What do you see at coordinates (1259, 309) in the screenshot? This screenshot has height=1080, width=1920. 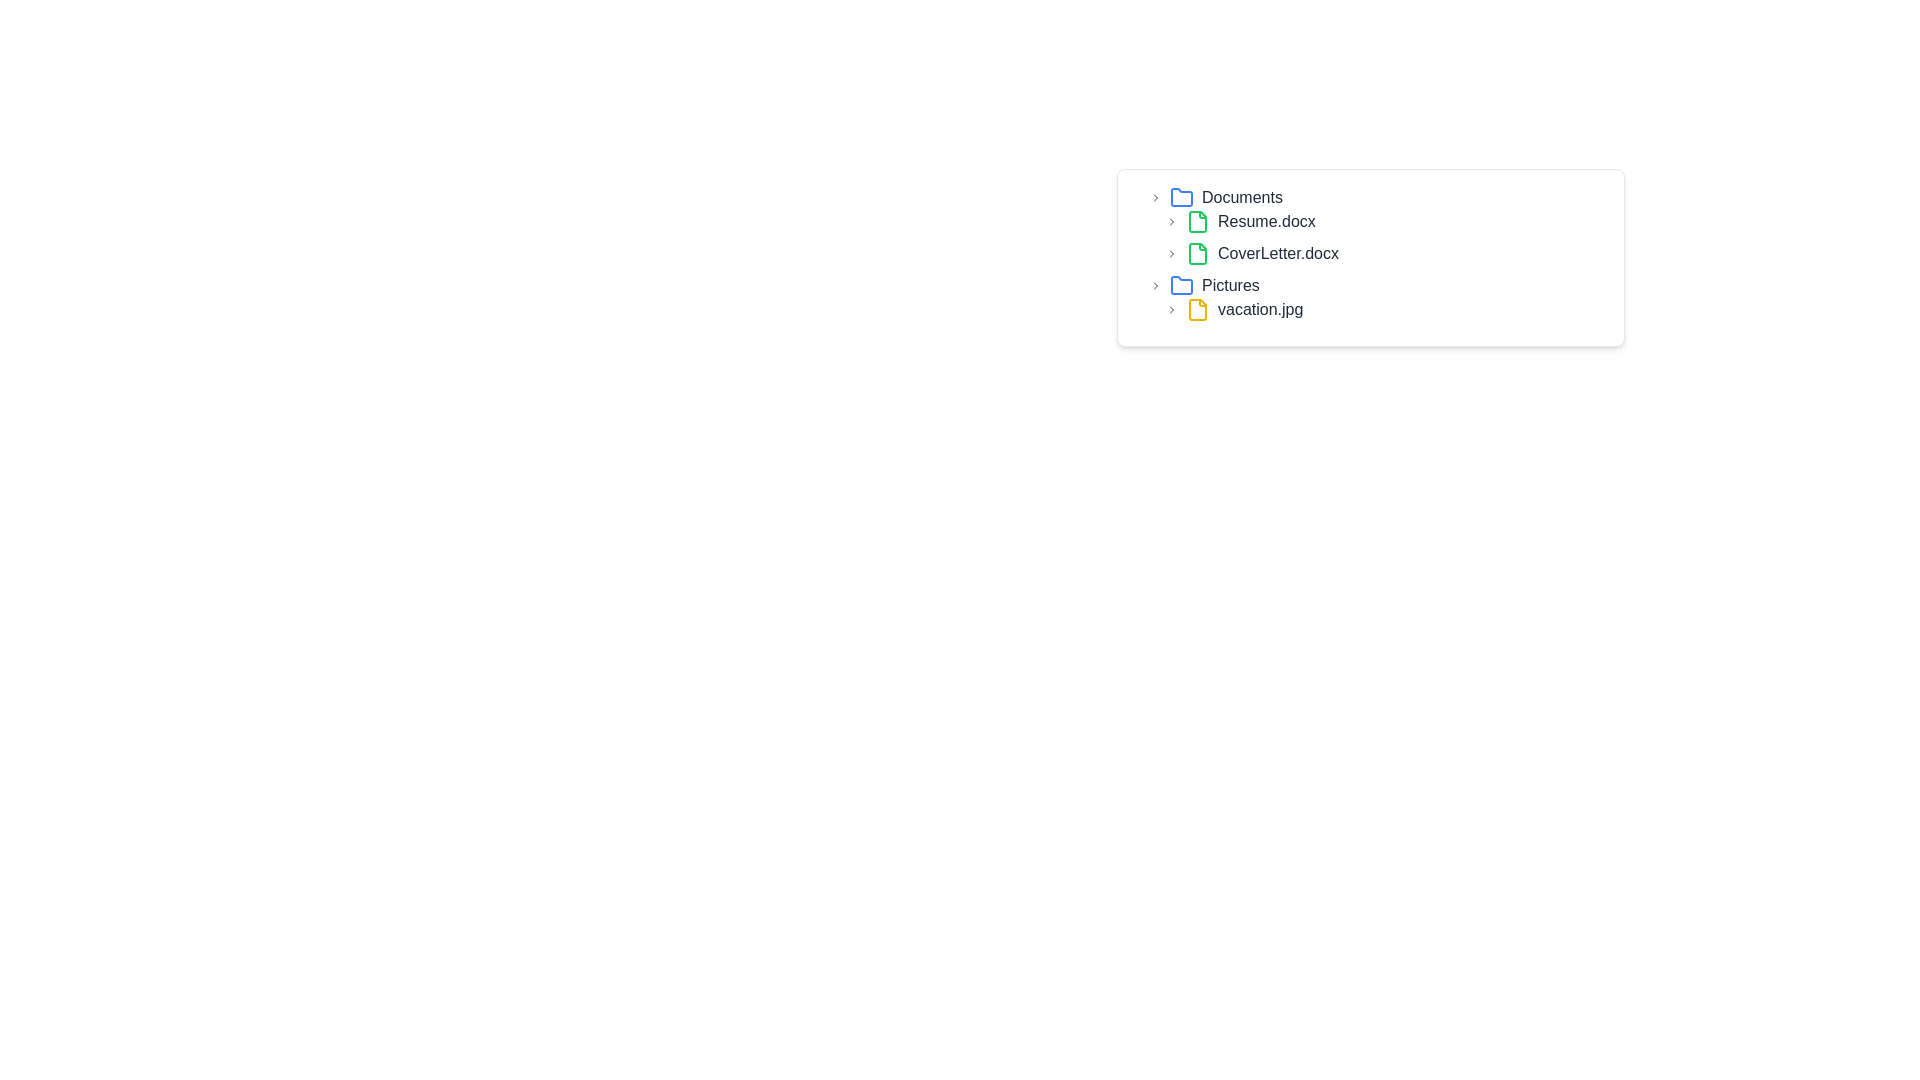 I see `the text label representing the name of the file located as the rightmost component after the file icon` at bounding box center [1259, 309].